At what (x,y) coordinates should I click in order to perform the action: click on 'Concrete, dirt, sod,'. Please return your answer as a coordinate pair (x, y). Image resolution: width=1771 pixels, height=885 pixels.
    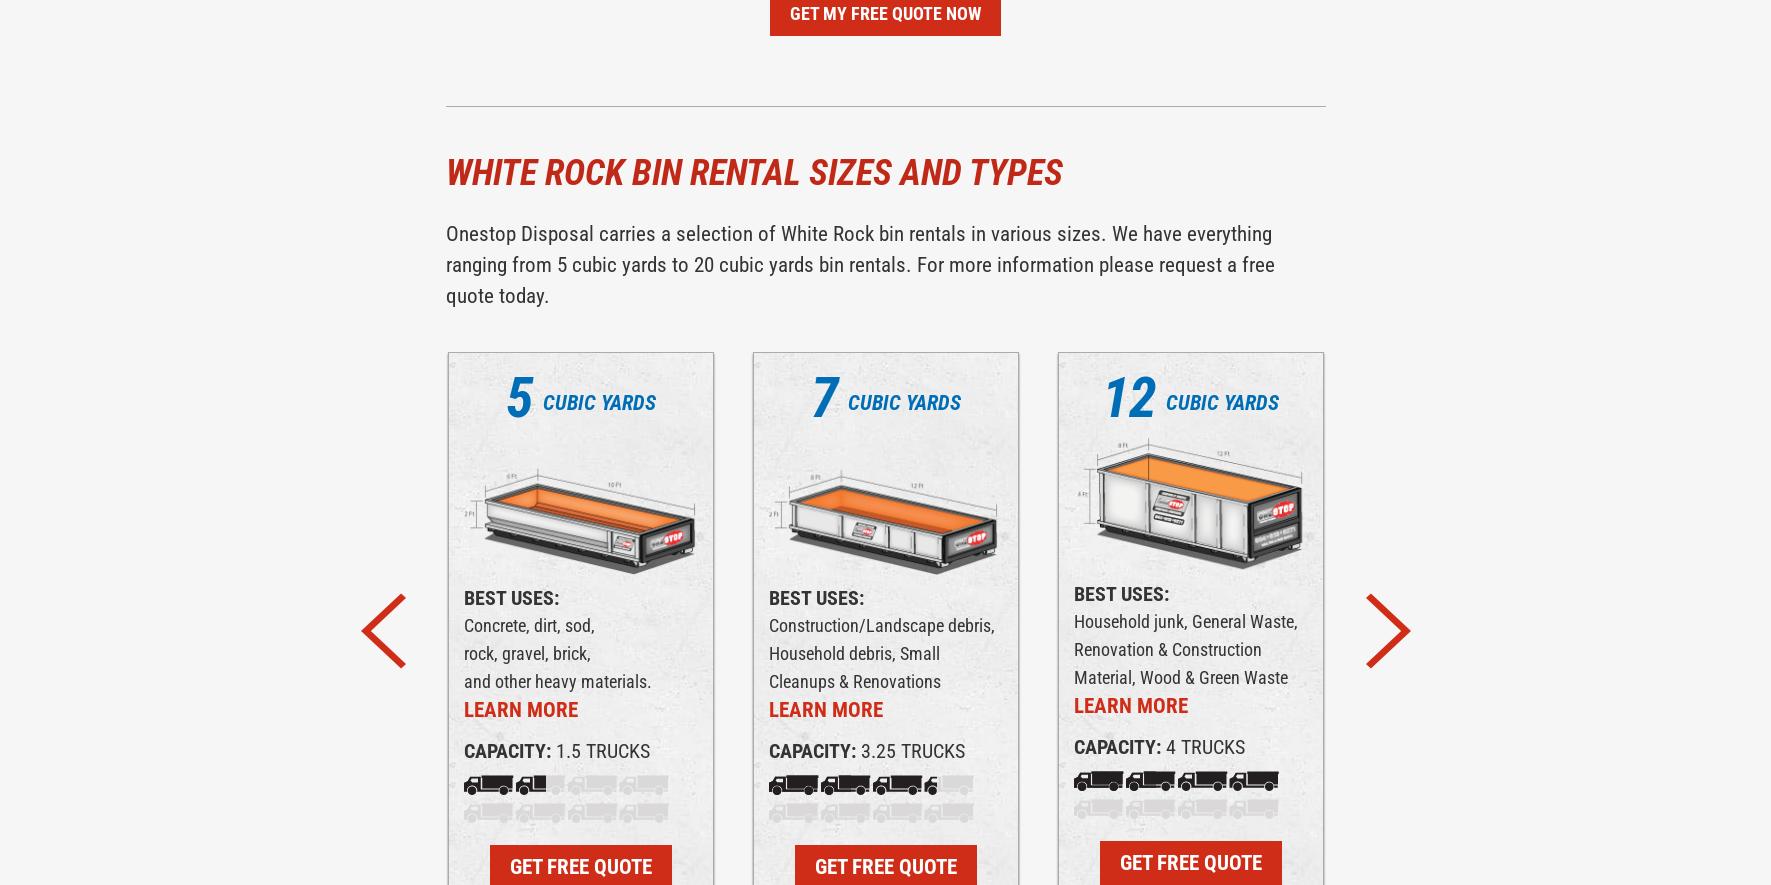
    Looking at the image, I should click on (527, 623).